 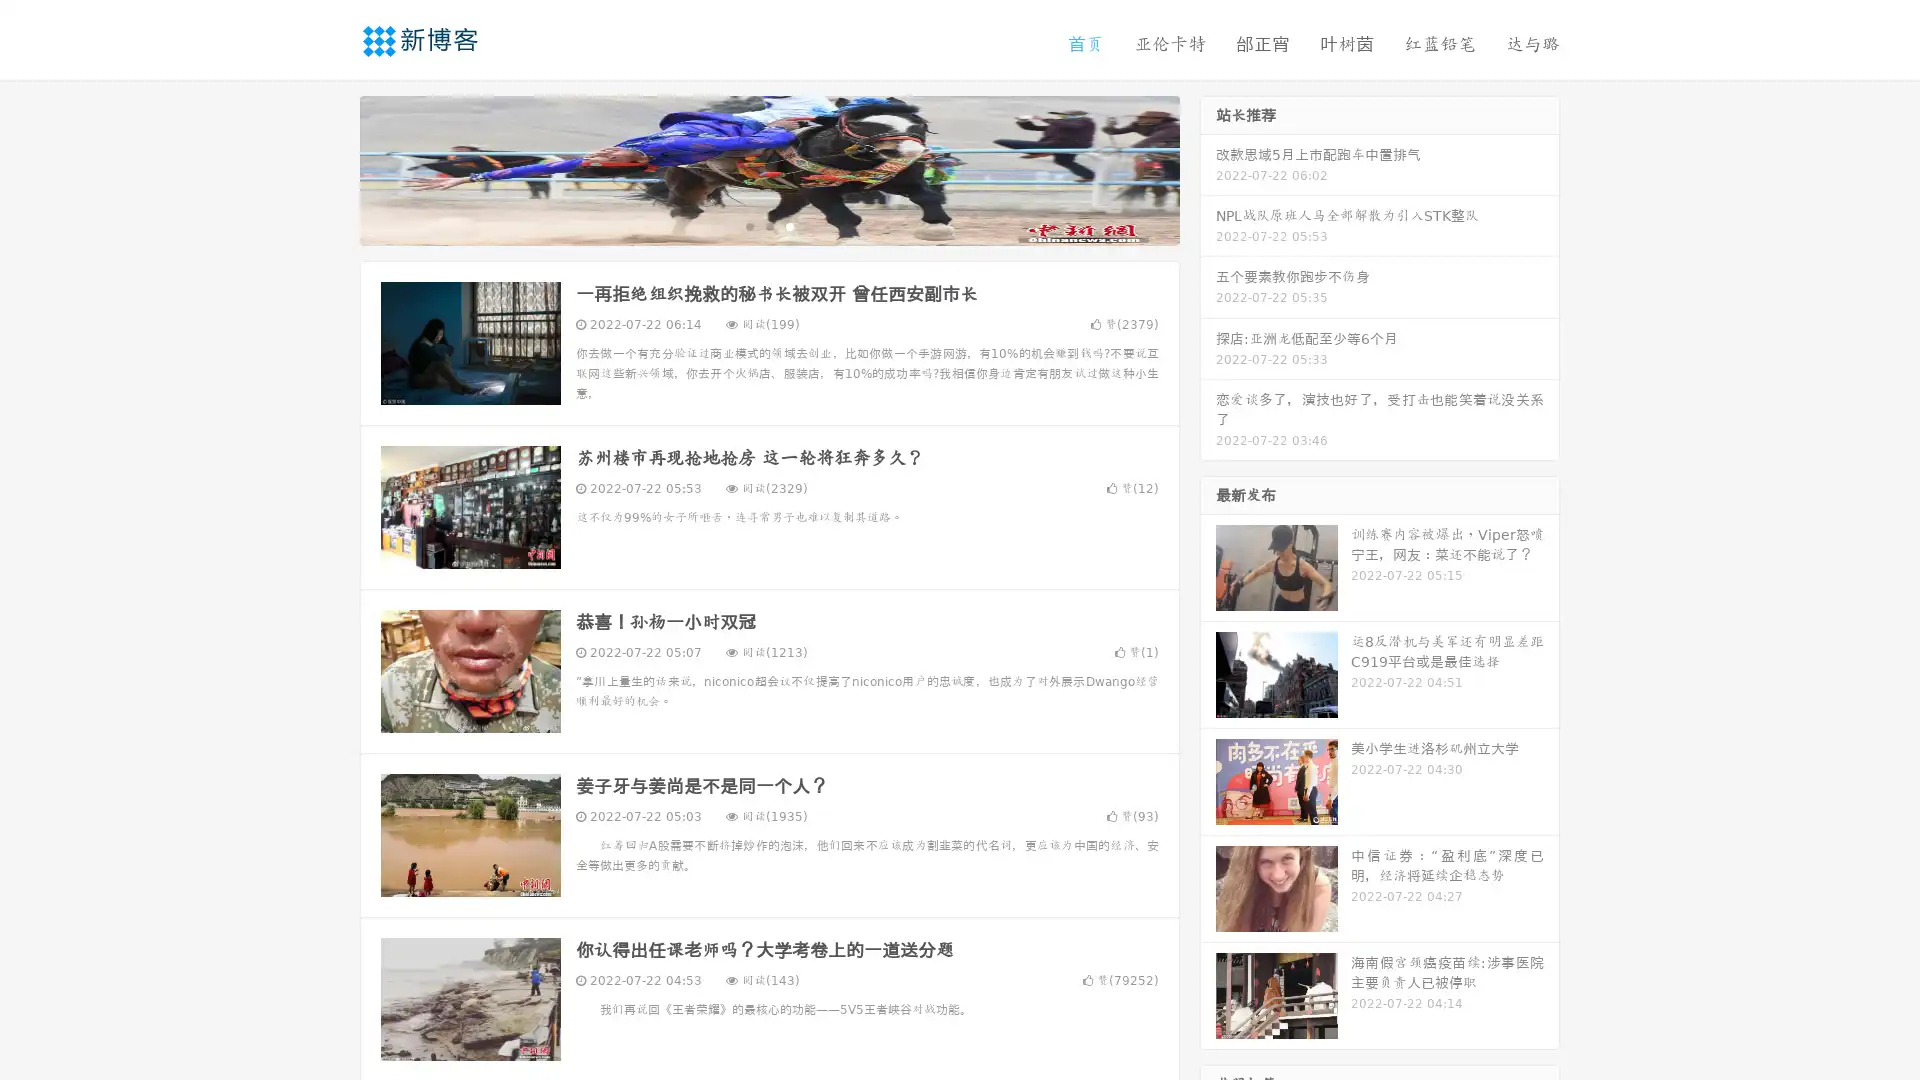 I want to click on Previous slide, so click(x=330, y=168).